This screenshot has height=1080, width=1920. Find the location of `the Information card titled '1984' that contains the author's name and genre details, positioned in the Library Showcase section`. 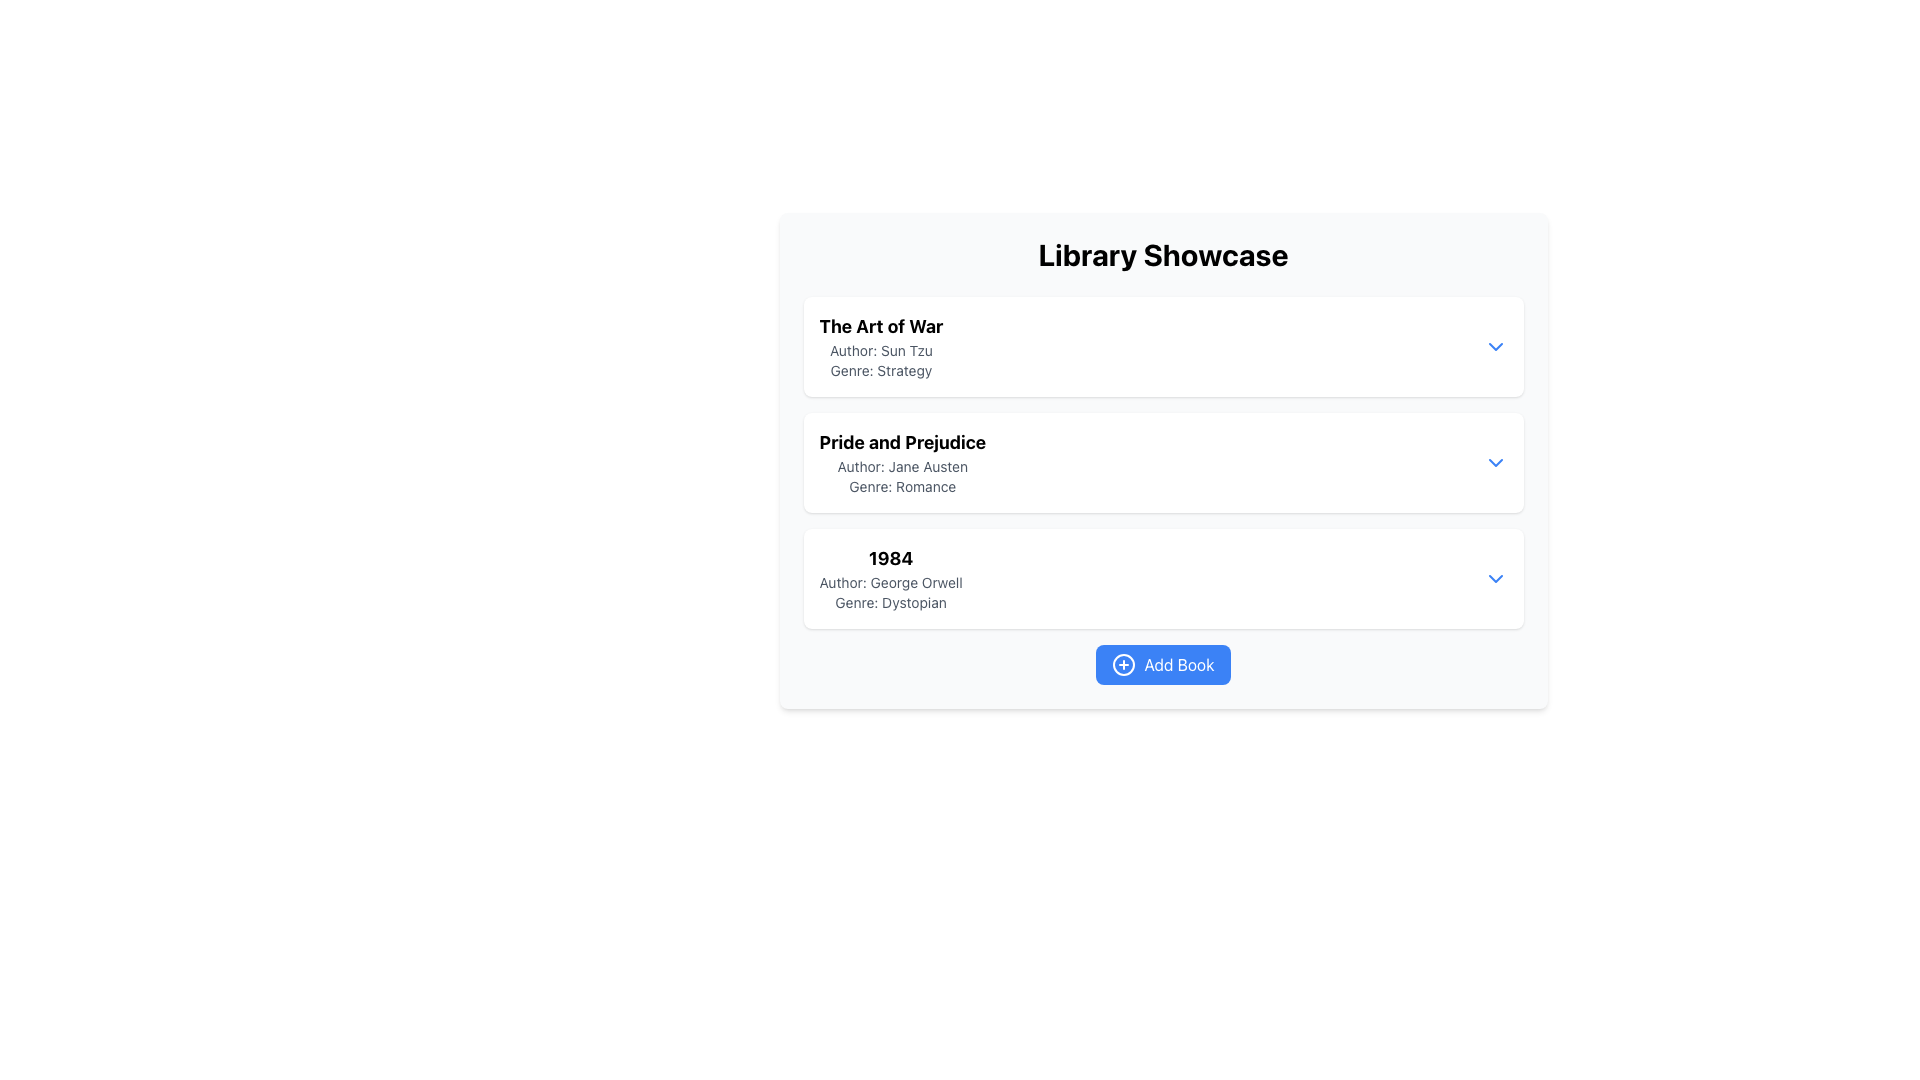

the Information card titled '1984' that contains the author's name and genre details, positioned in the Library Showcase section is located at coordinates (1163, 578).